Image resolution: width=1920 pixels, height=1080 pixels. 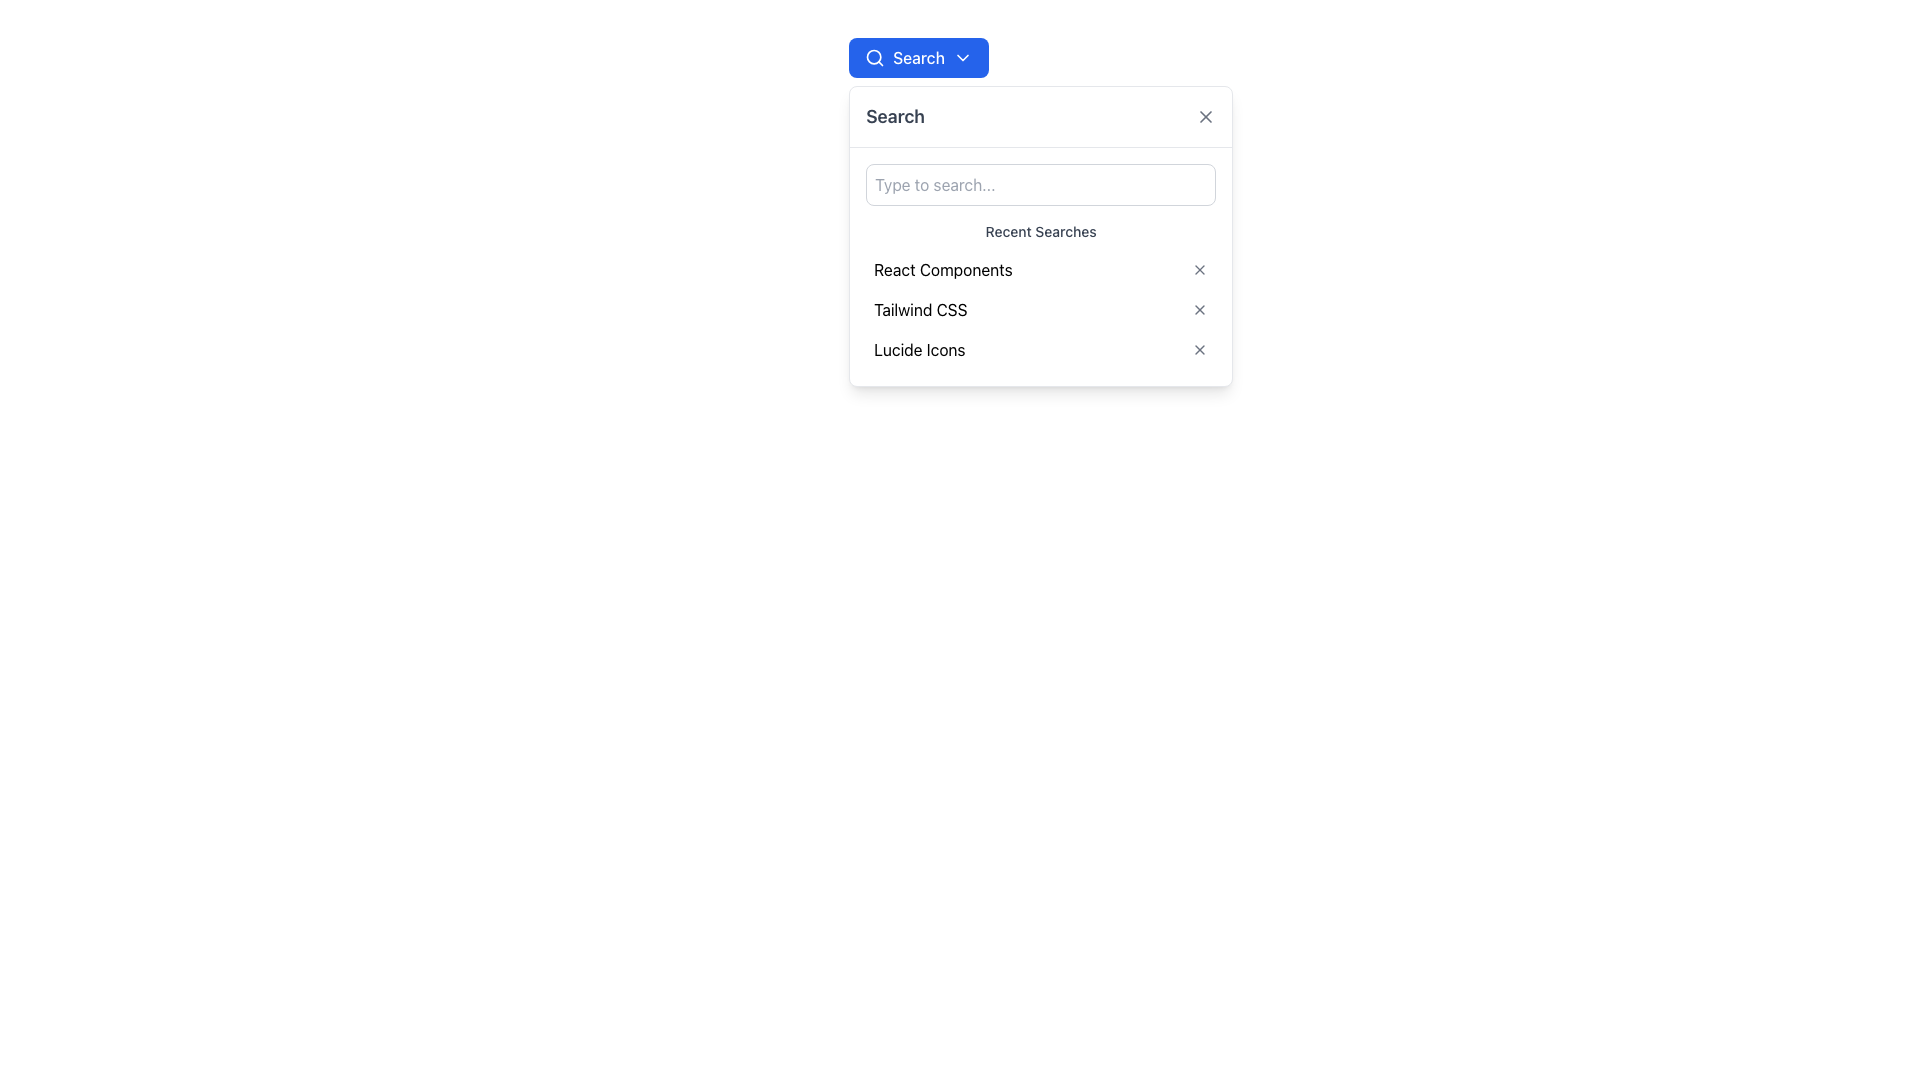 What do you see at coordinates (894, 116) in the screenshot?
I see `the text label that serves as a title for the dropdown interface, located at the top left of the dropdown panel` at bounding box center [894, 116].